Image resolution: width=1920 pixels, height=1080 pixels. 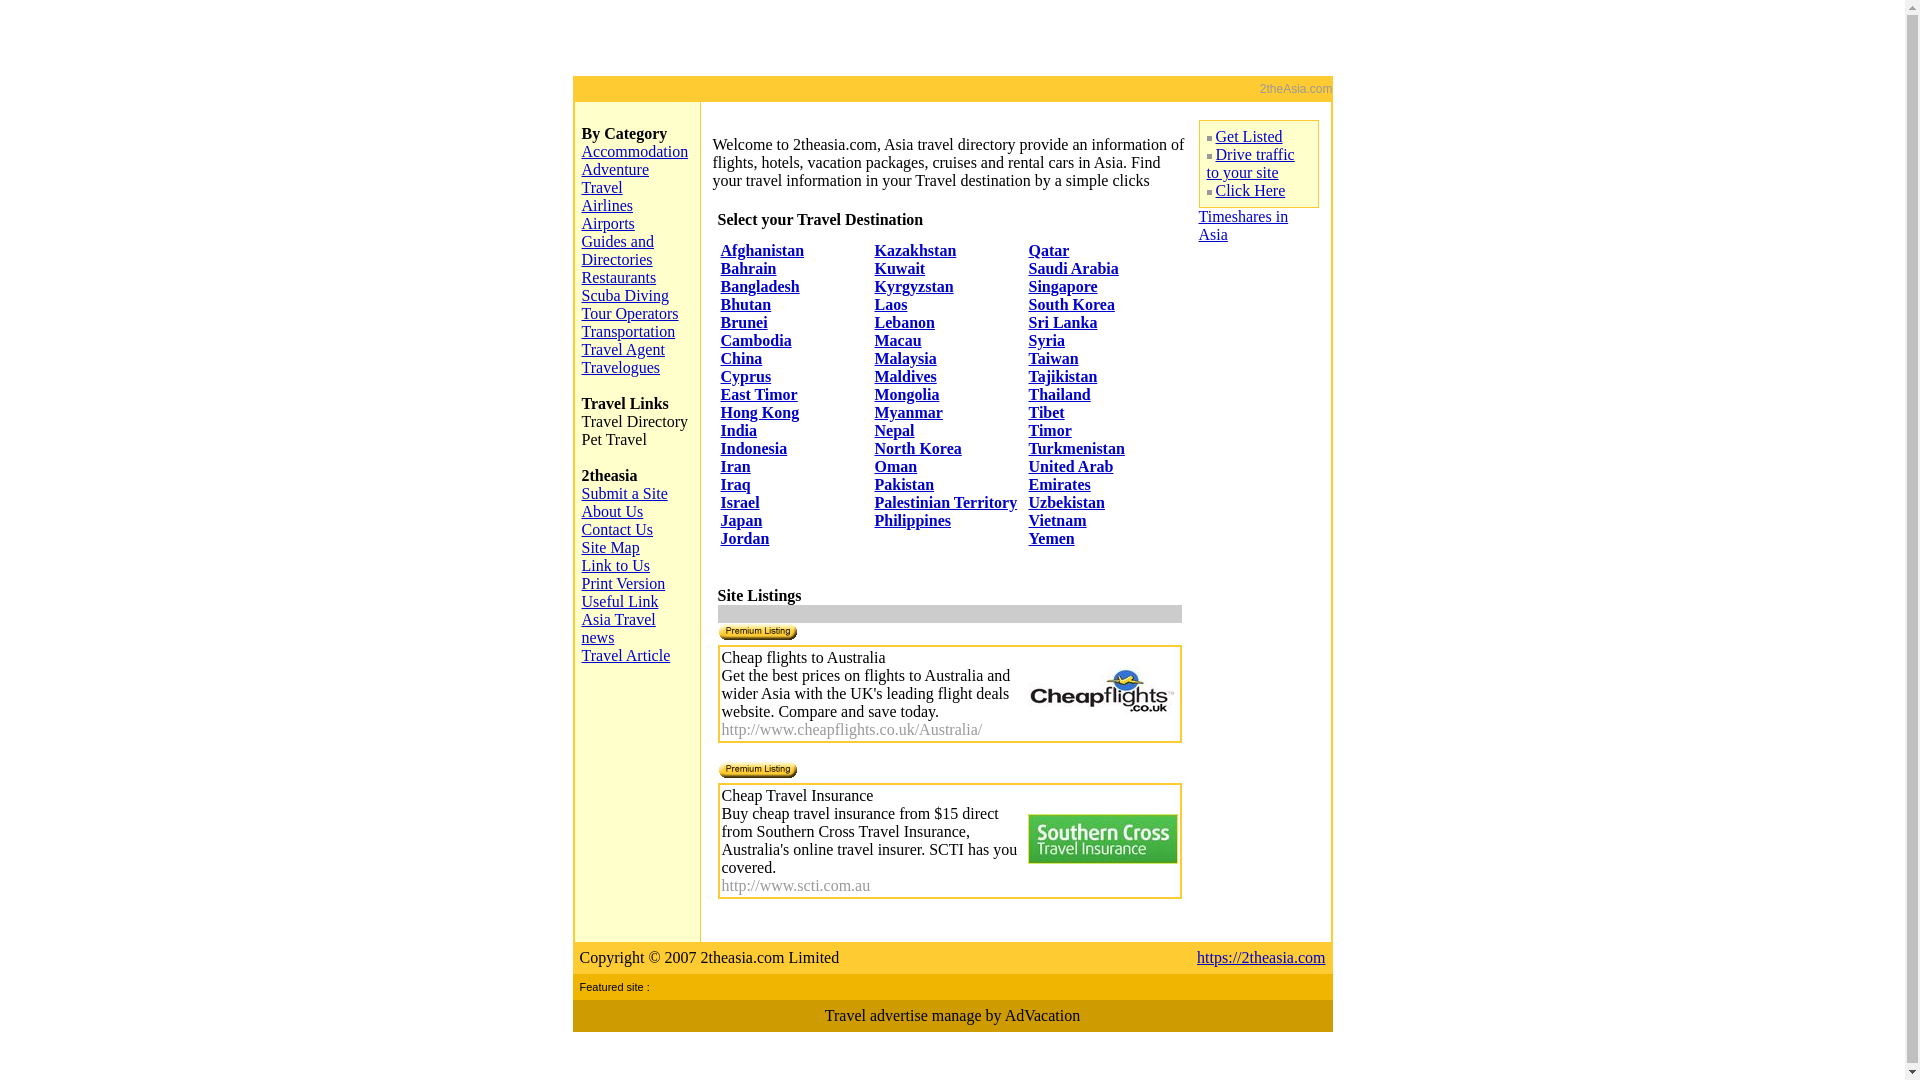 I want to click on 'Asia Travel news', so click(x=618, y=627).